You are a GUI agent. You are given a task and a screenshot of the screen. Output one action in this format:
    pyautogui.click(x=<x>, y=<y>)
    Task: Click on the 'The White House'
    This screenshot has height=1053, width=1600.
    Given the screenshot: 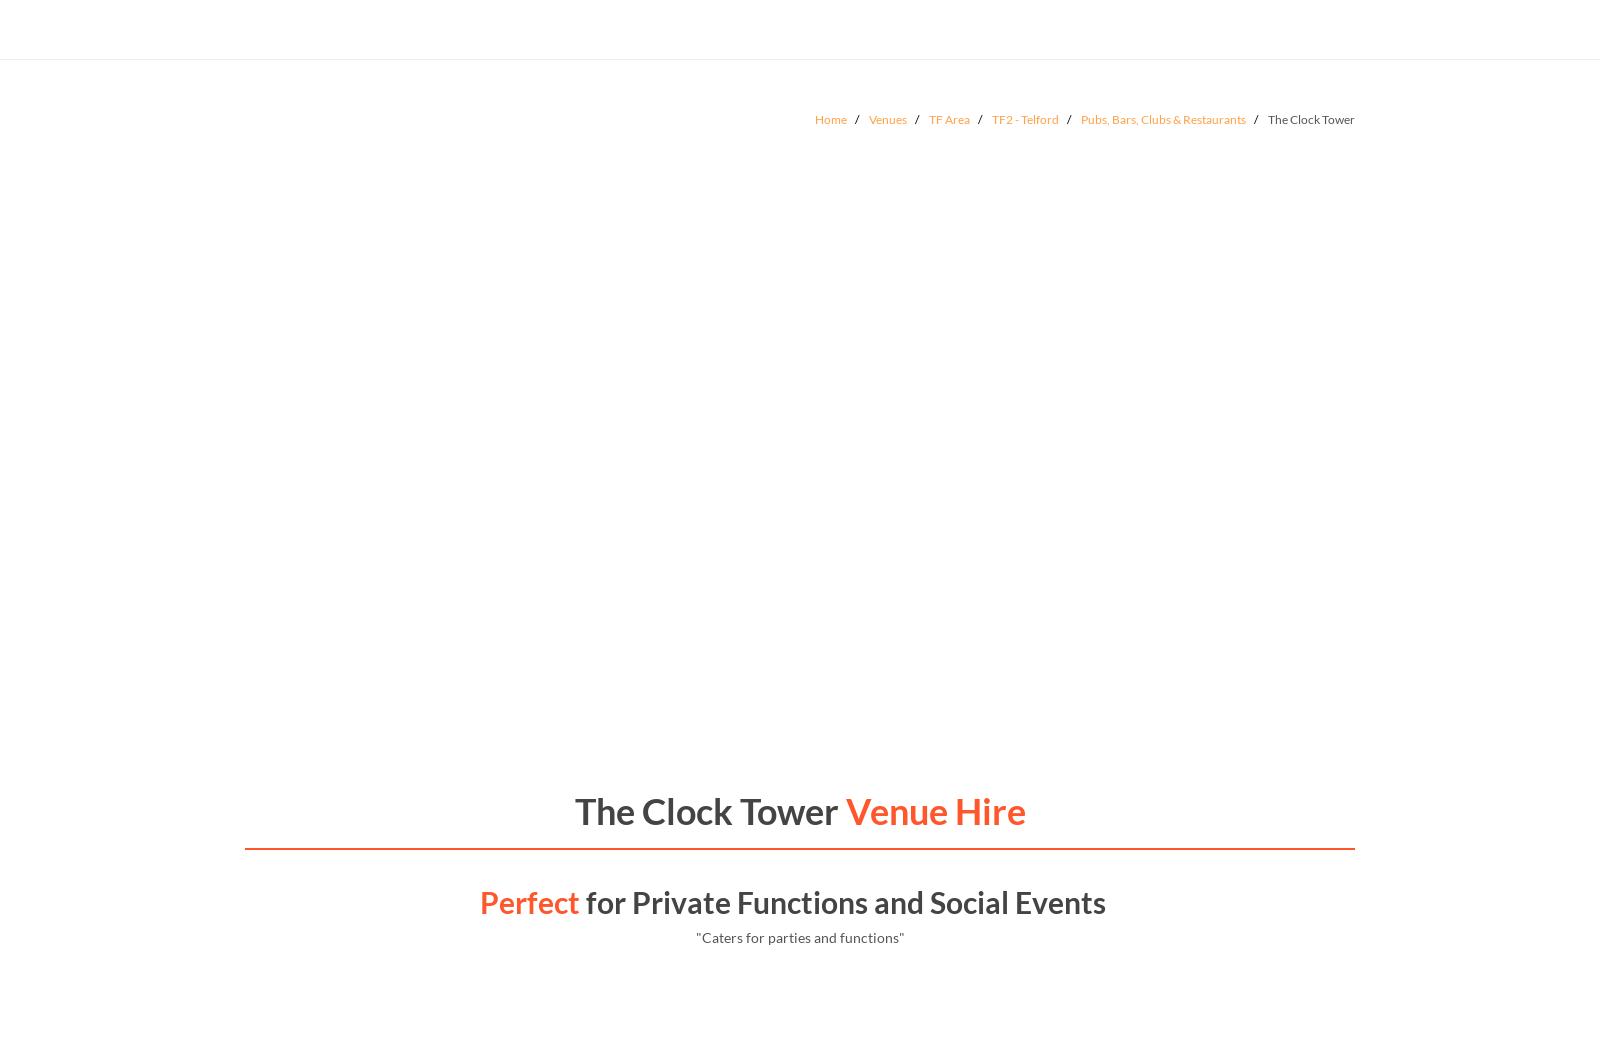 What is the action you would take?
    pyautogui.click(x=353, y=546)
    